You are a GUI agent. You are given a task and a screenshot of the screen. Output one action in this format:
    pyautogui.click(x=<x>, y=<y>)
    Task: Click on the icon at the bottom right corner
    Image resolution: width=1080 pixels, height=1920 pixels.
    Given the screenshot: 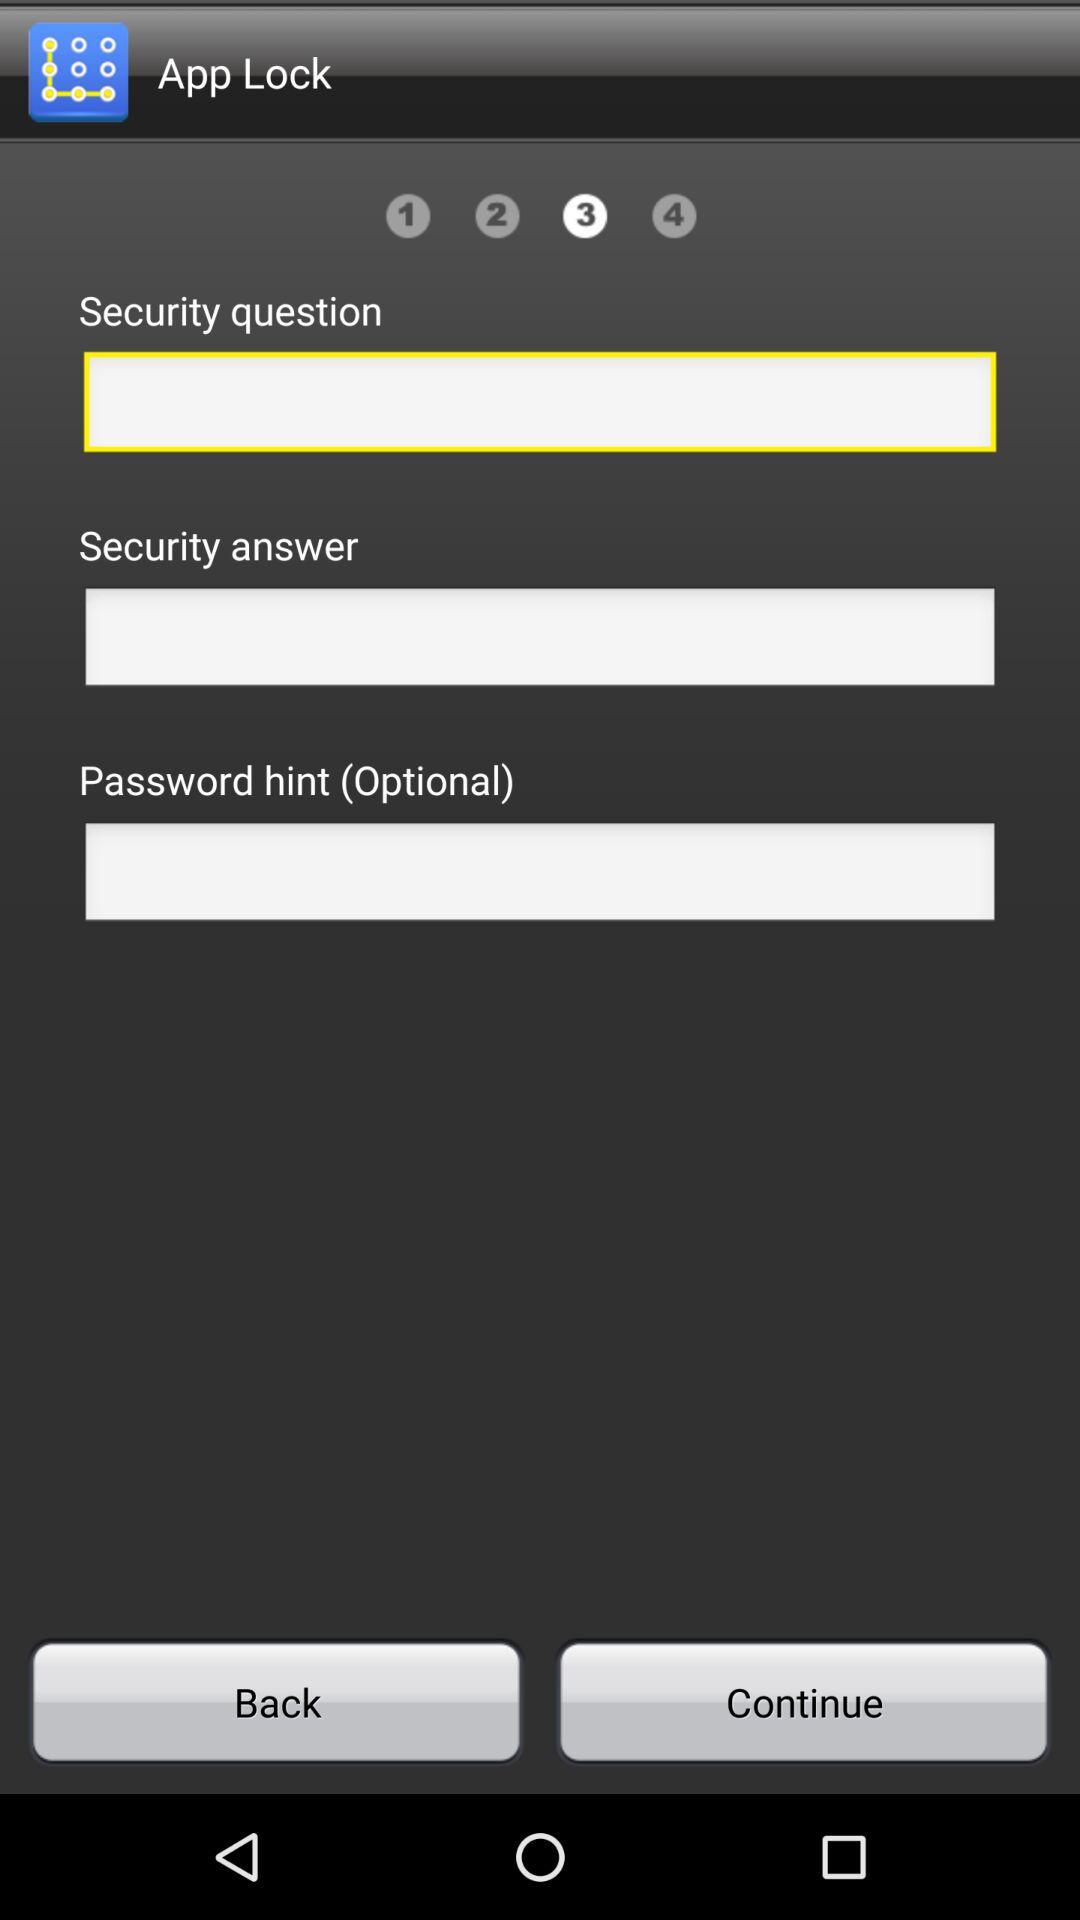 What is the action you would take?
    pyautogui.click(x=802, y=1701)
    